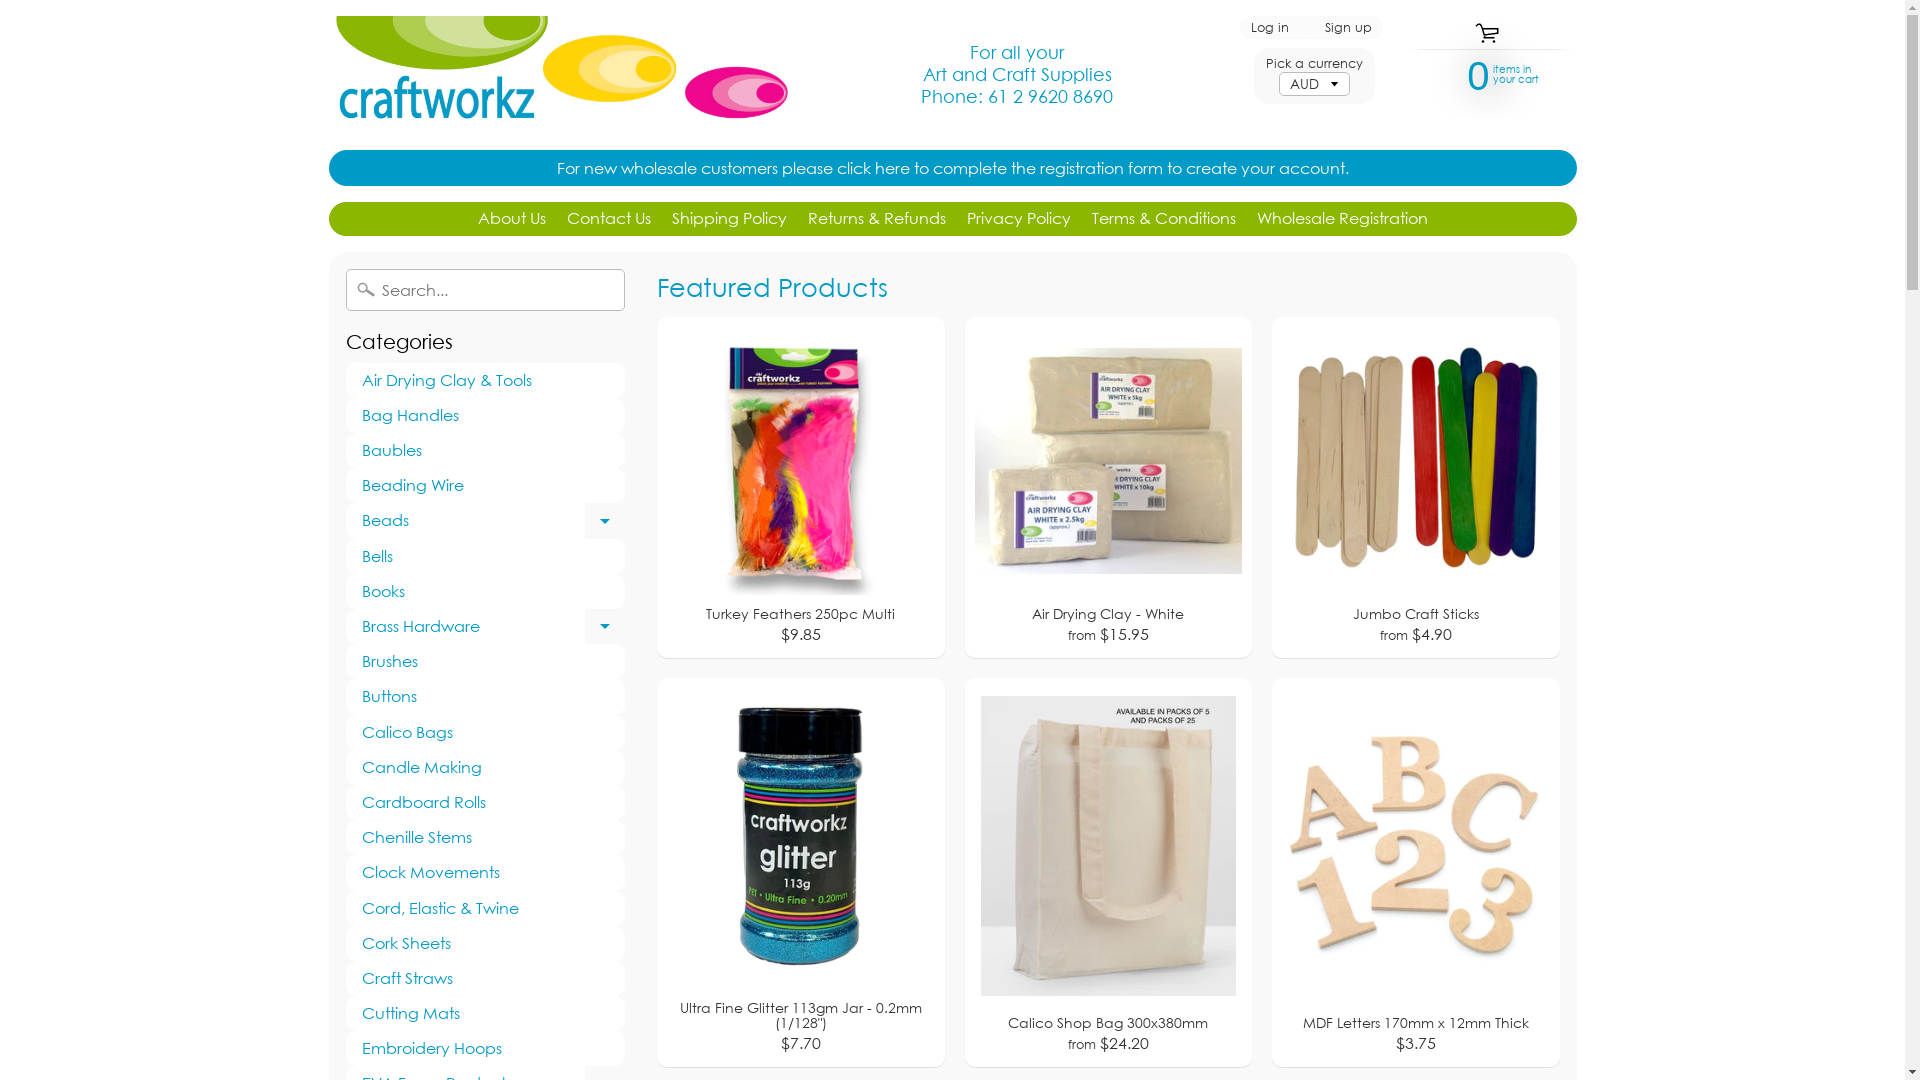 The height and width of the screenshot is (1080, 1920). What do you see at coordinates (607, 219) in the screenshot?
I see `'Contact Us'` at bounding box center [607, 219].